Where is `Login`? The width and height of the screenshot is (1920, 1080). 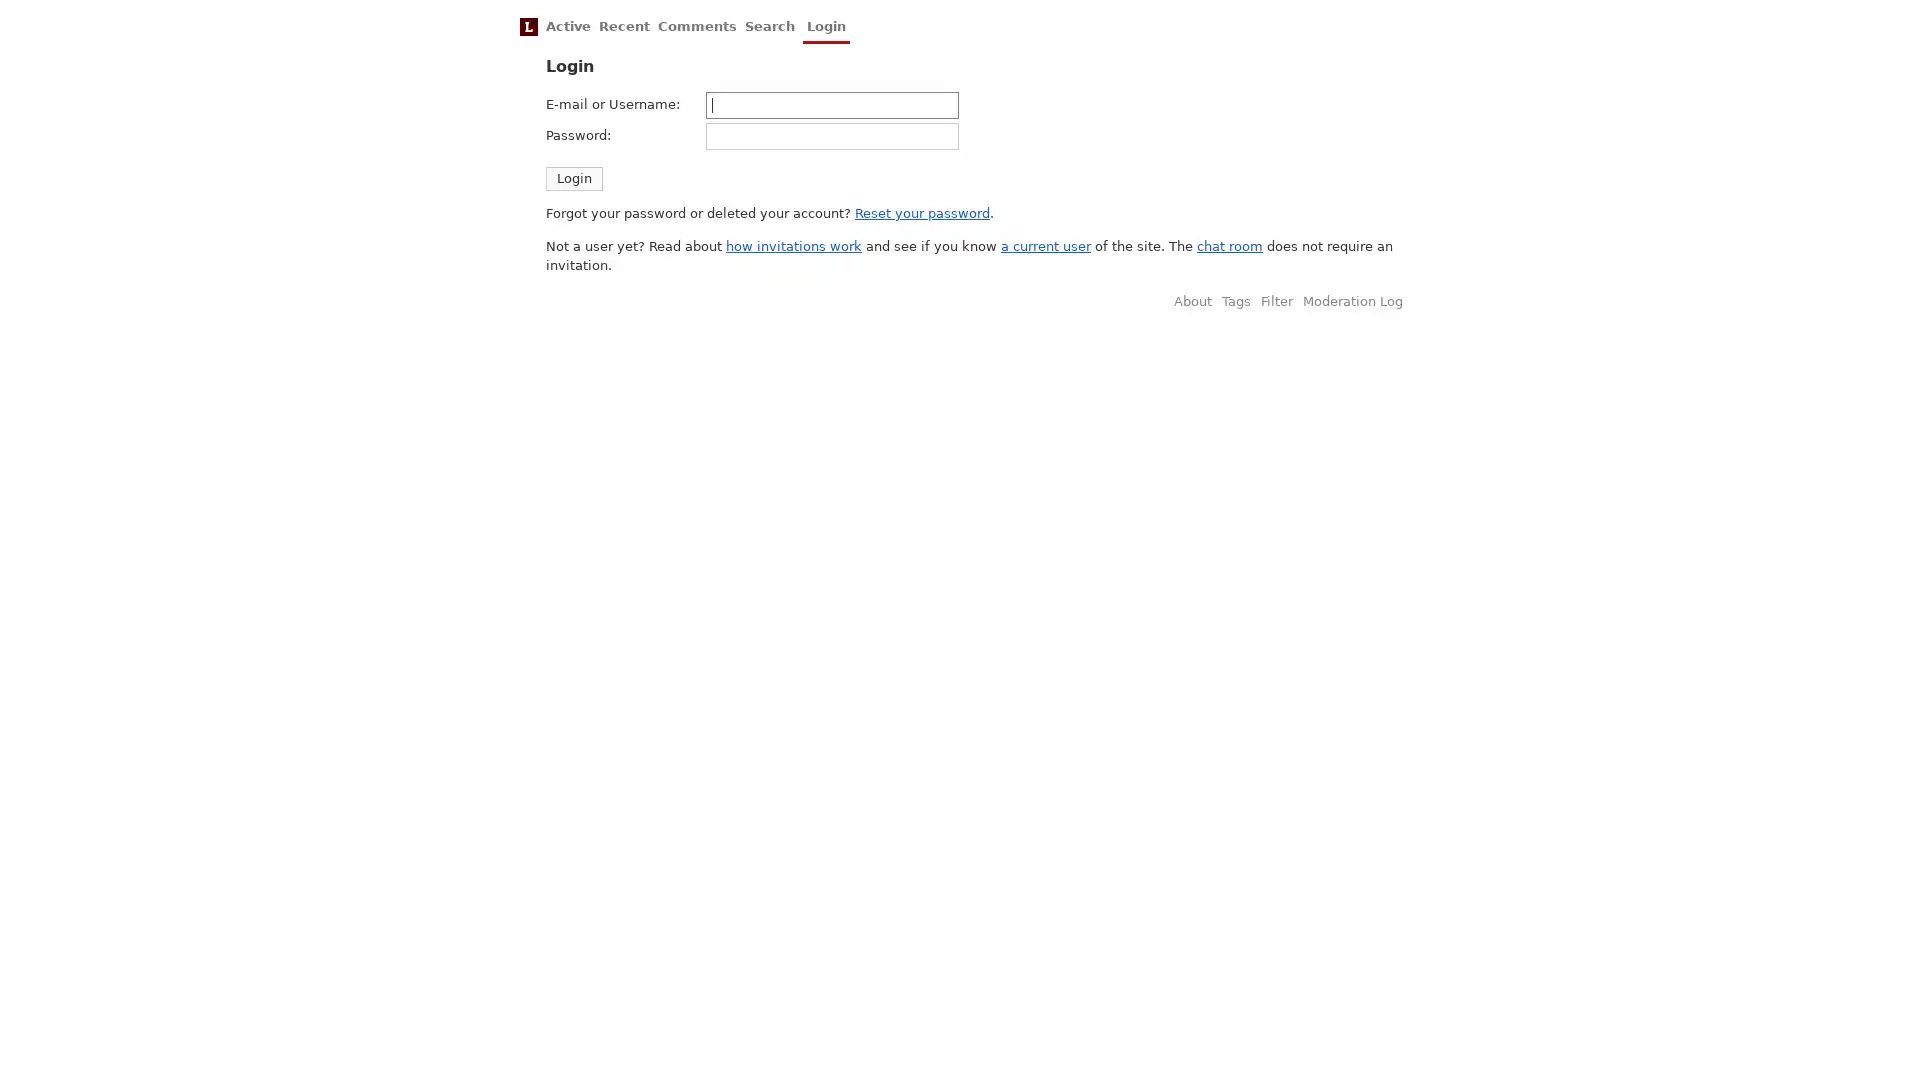 Login is located at coordinates (573, 176).